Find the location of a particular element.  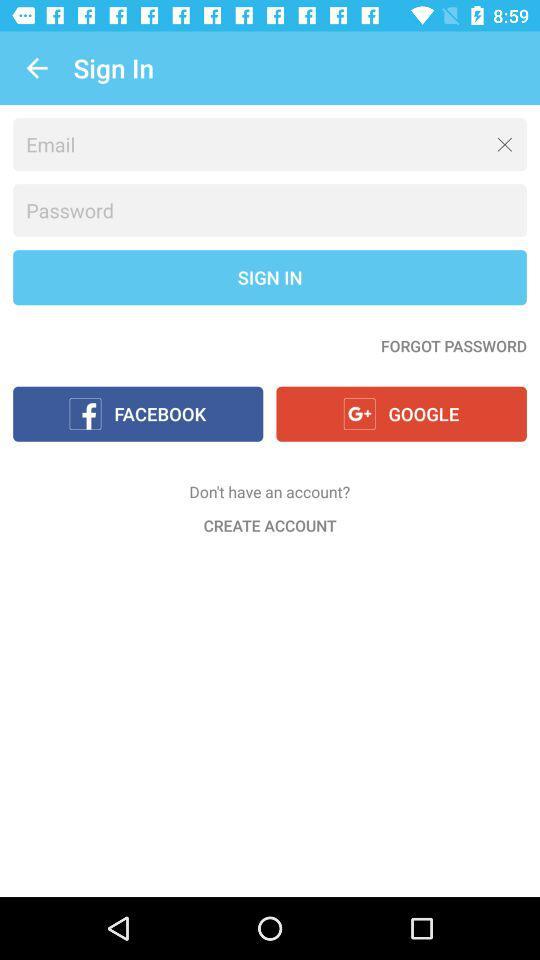

password is located at coordinates (270, 210).